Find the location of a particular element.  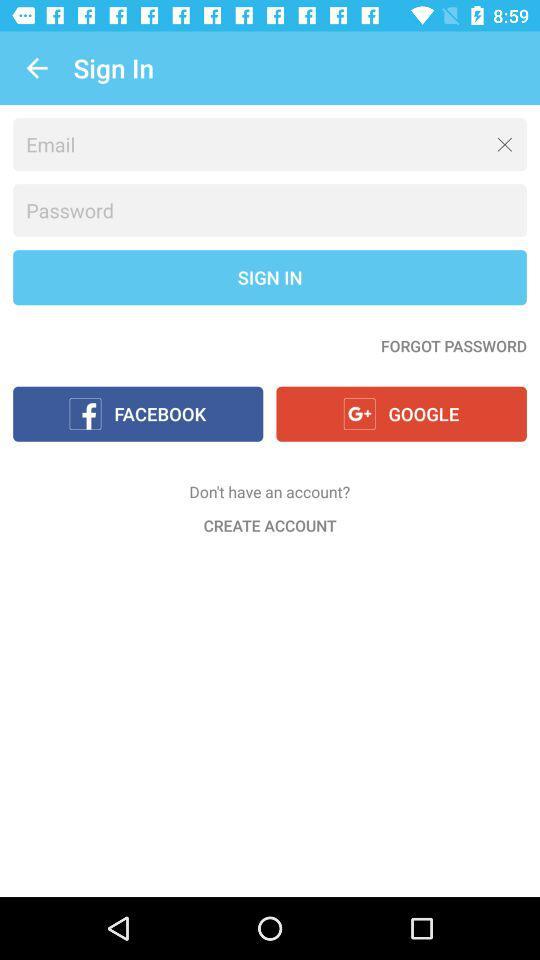

password is located at coordinates (270, 210).